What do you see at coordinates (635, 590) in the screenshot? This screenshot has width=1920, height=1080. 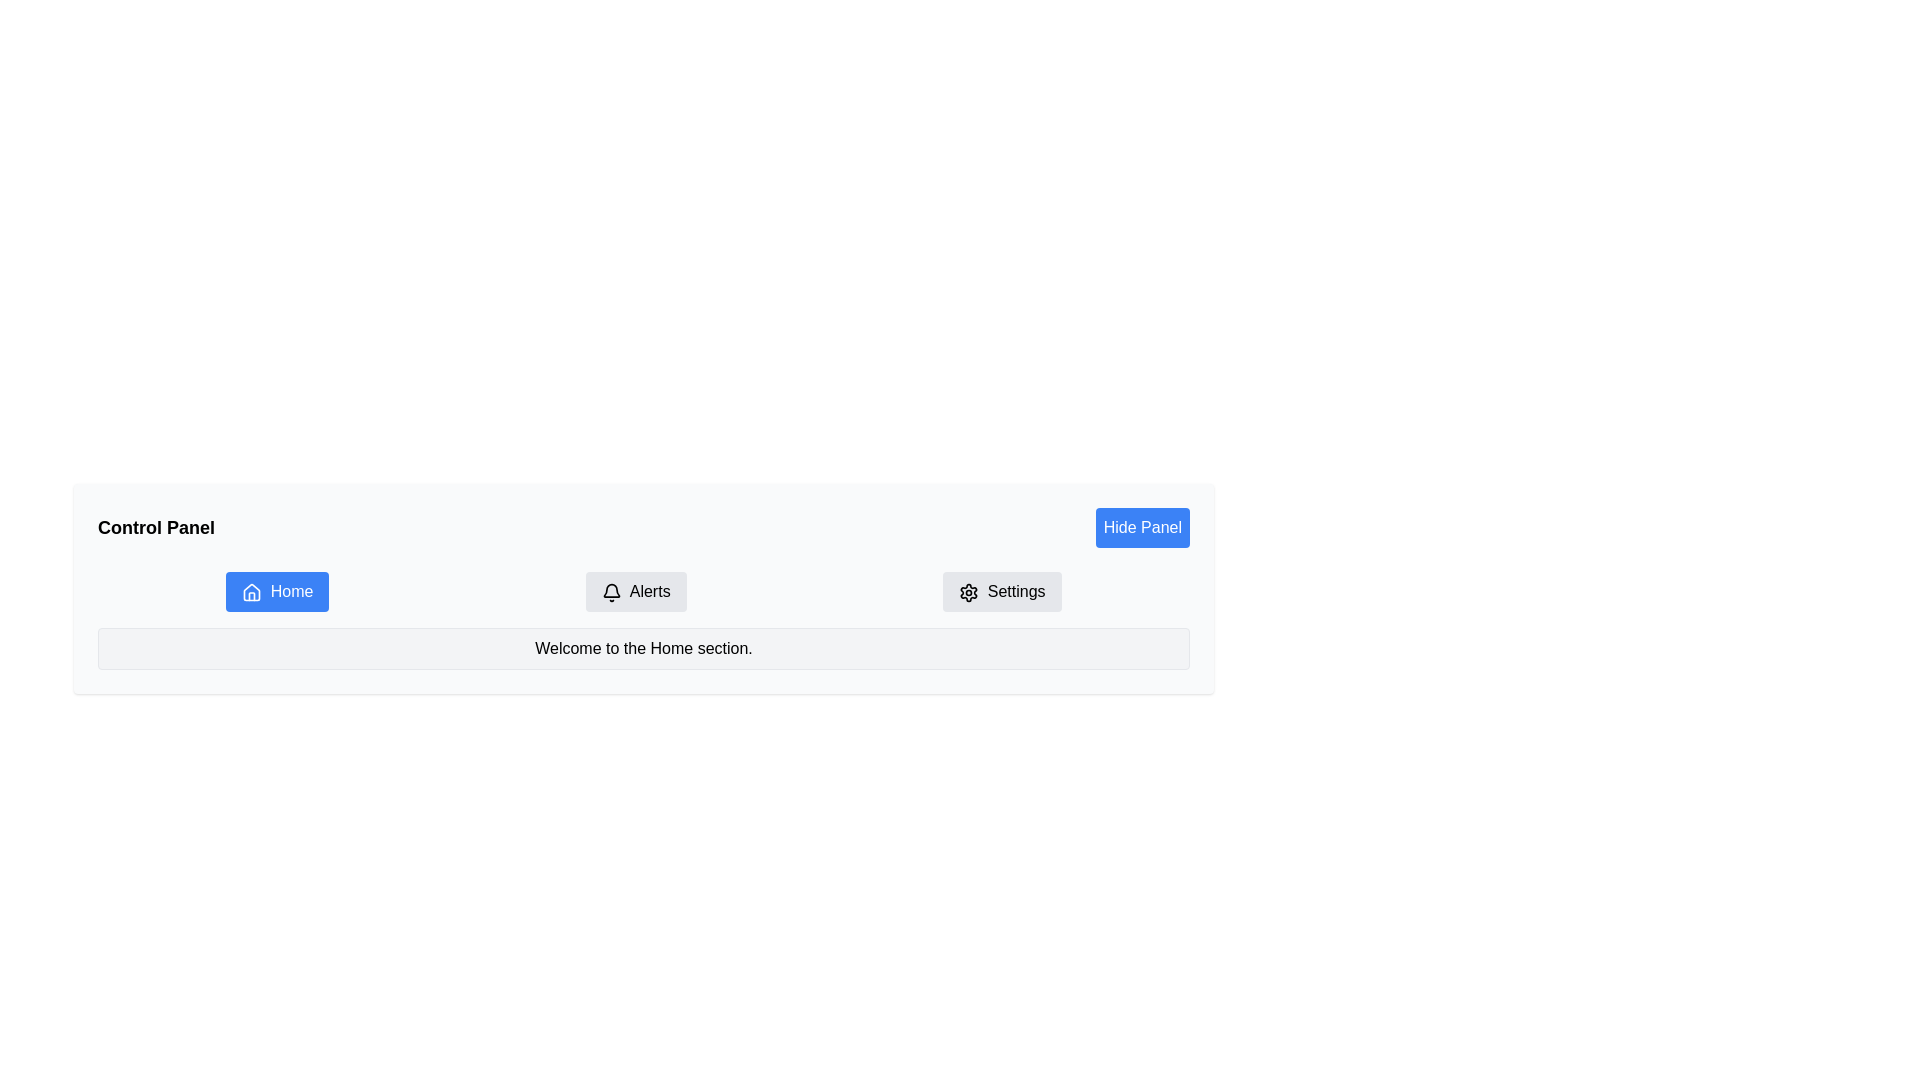 I see `the 'Alerts' button with a light gray background and rounded corners` at bounding box center [635, 590].